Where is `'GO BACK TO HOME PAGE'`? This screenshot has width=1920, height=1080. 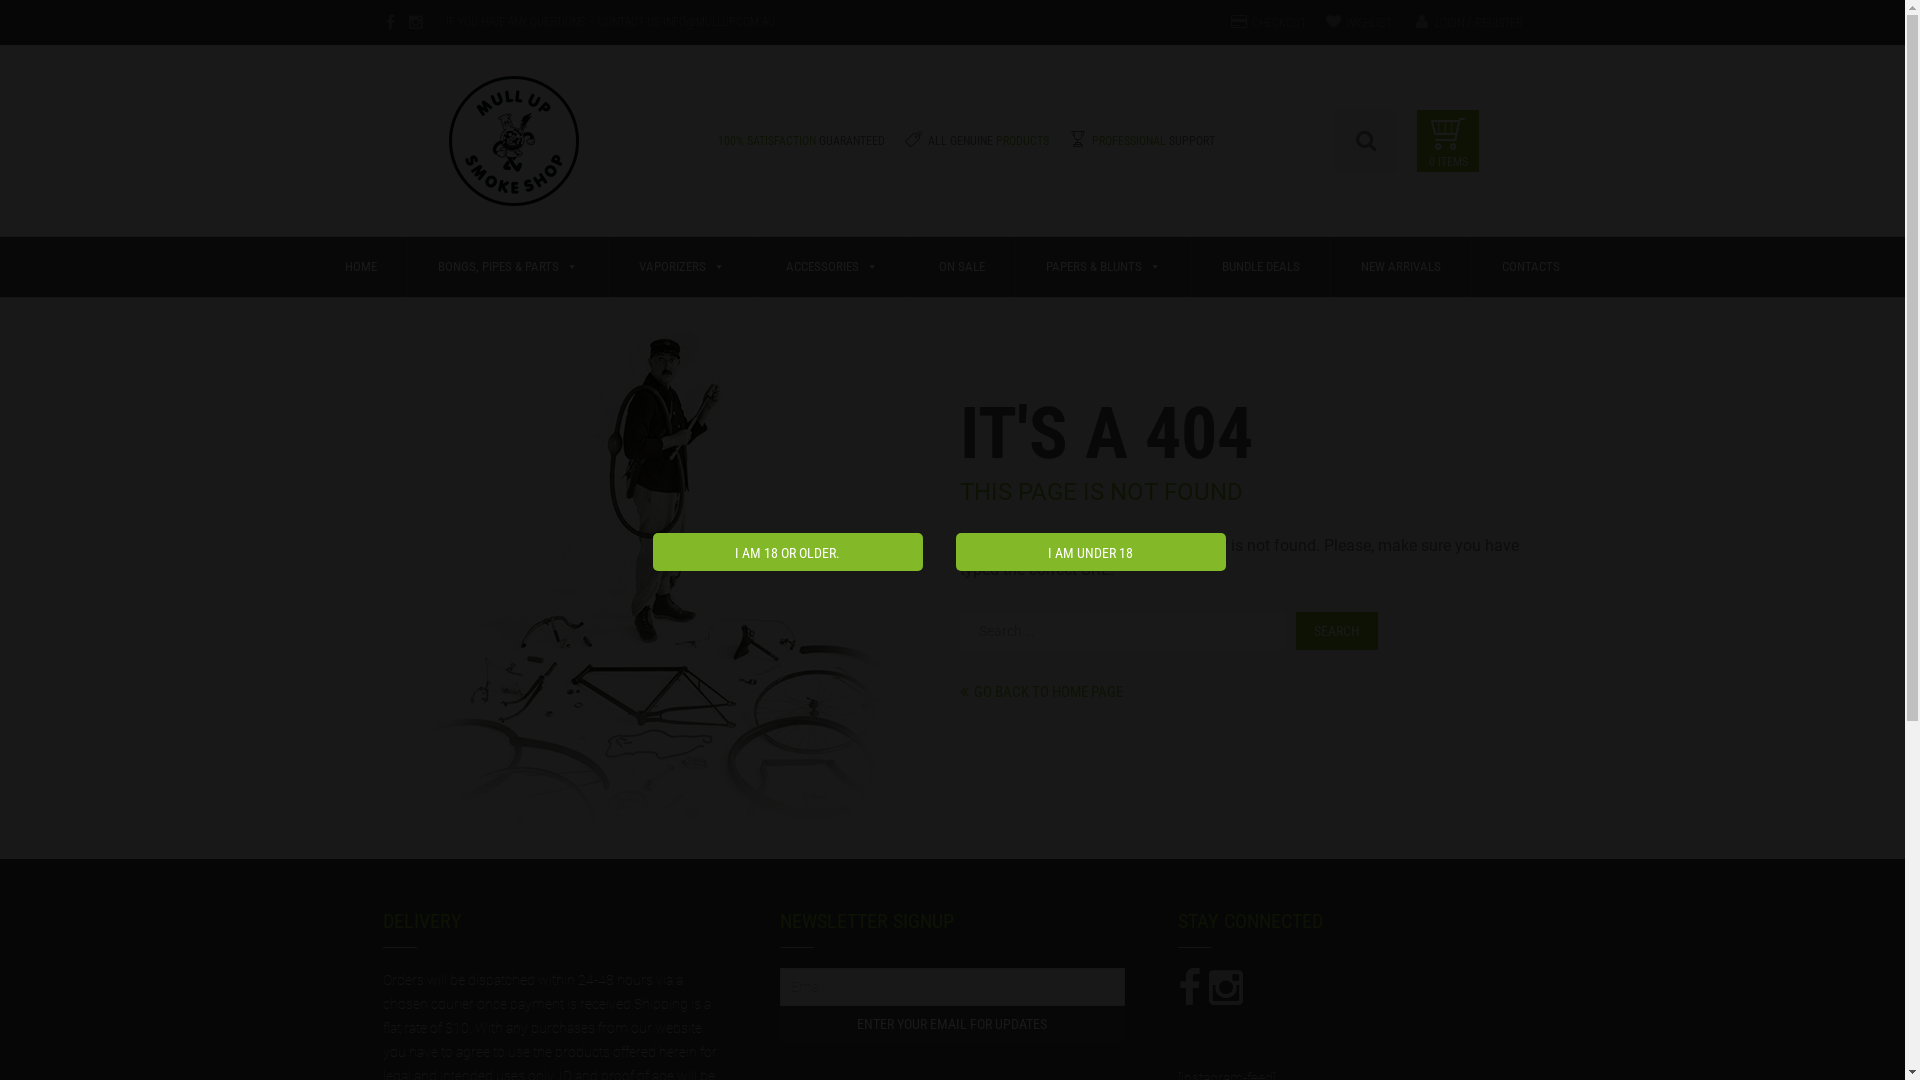 'GO BACK TO HOME PAGE' is located at coordinates (1040, 690).